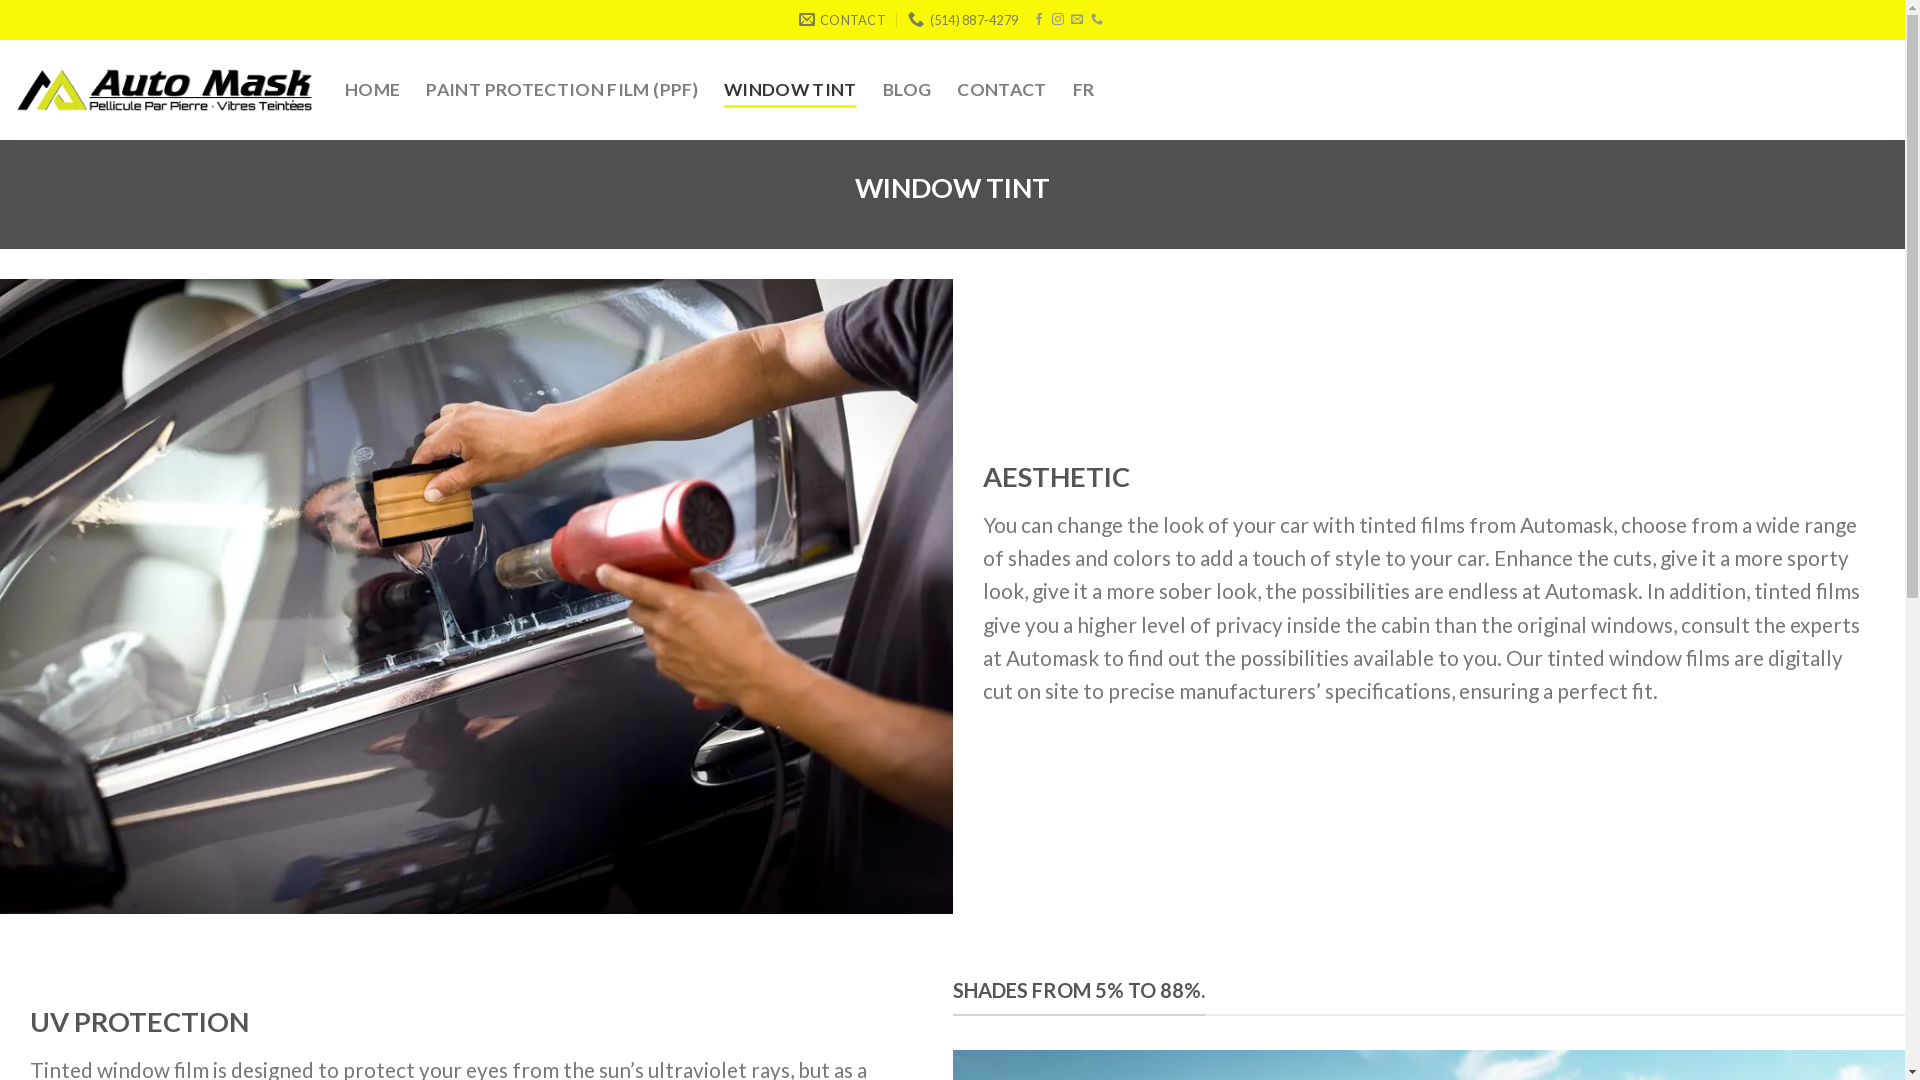 The image size is (1920, 1080). I want to click on 'WINDOW TINT', so click(789, 88).